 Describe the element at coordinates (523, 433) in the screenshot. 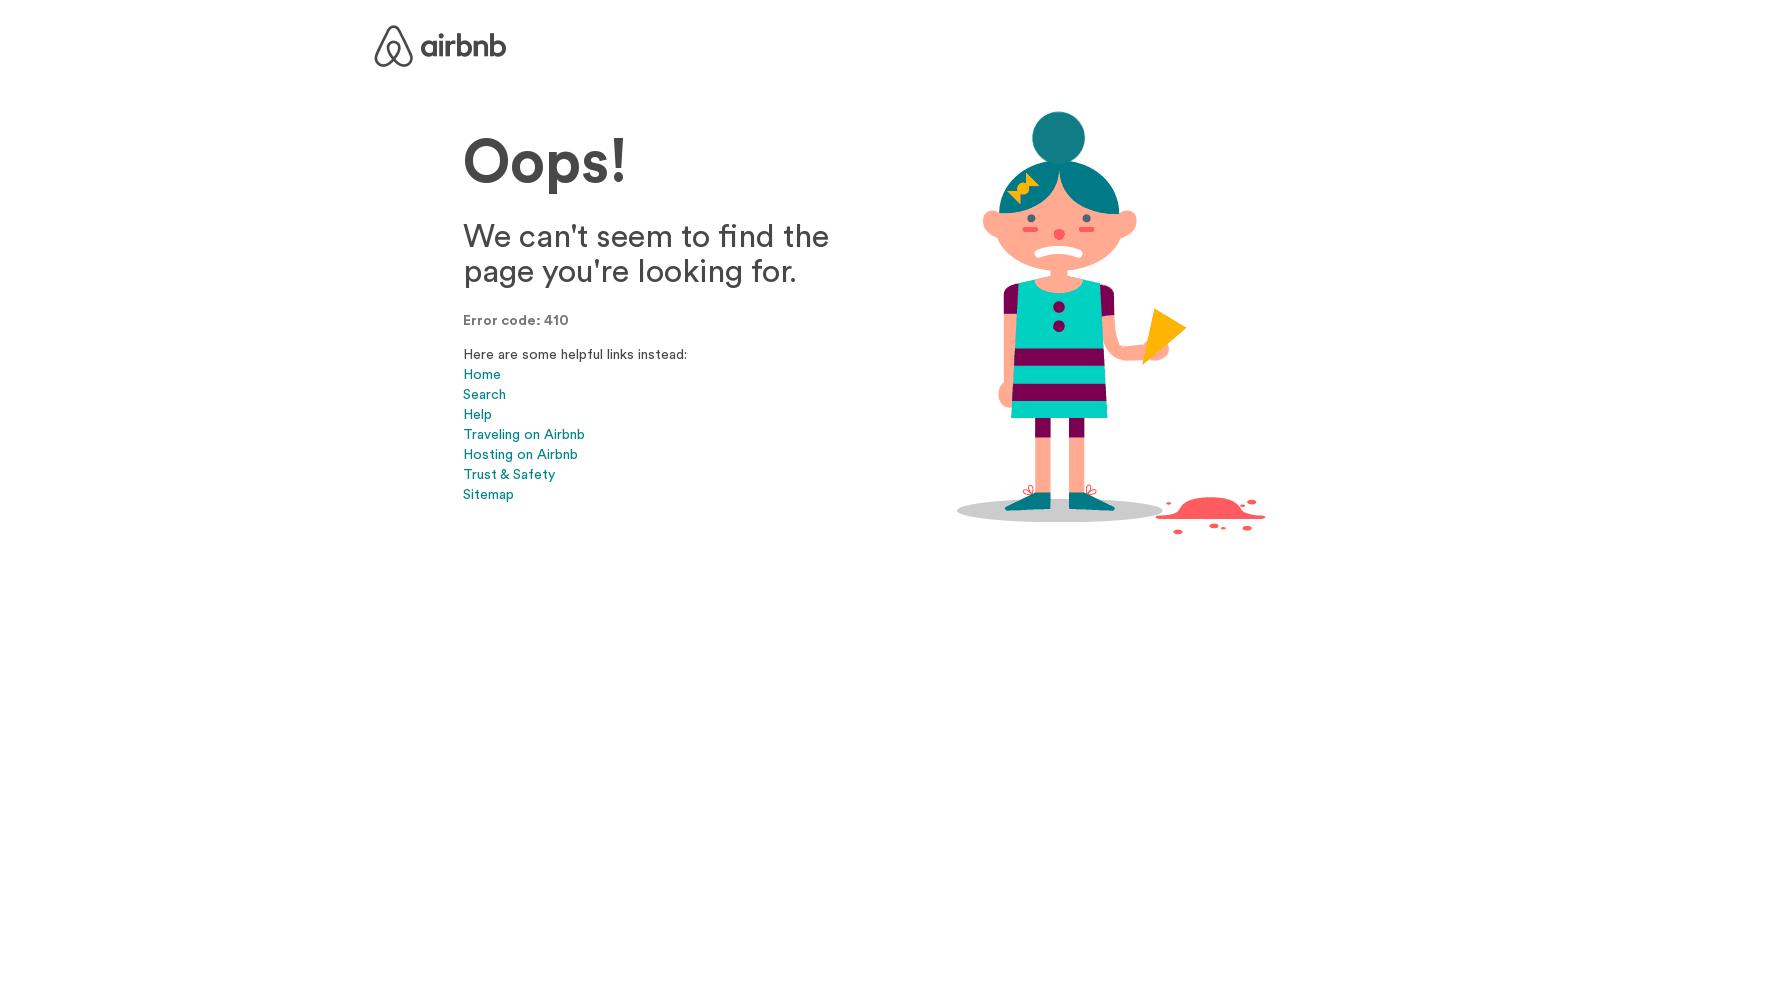

I see `'Traveling on Airbnb'` at that location.